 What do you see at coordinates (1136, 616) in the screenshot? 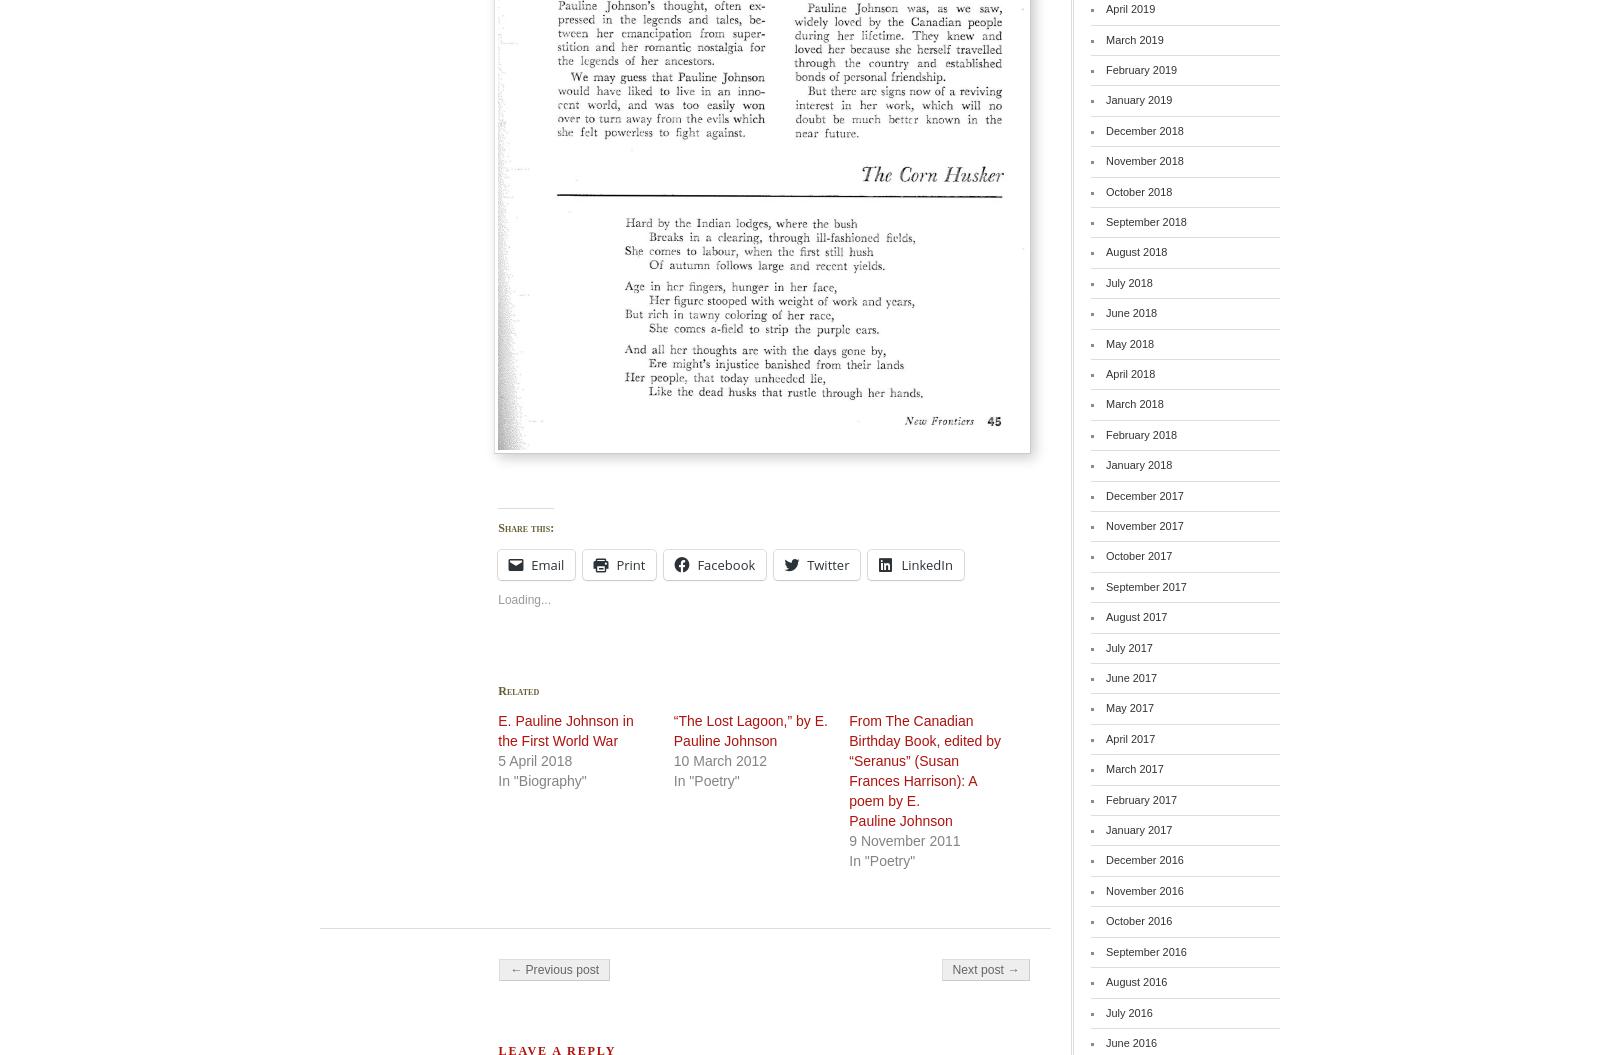
I see `'August 2017'` at bounding box center [1136, 616].